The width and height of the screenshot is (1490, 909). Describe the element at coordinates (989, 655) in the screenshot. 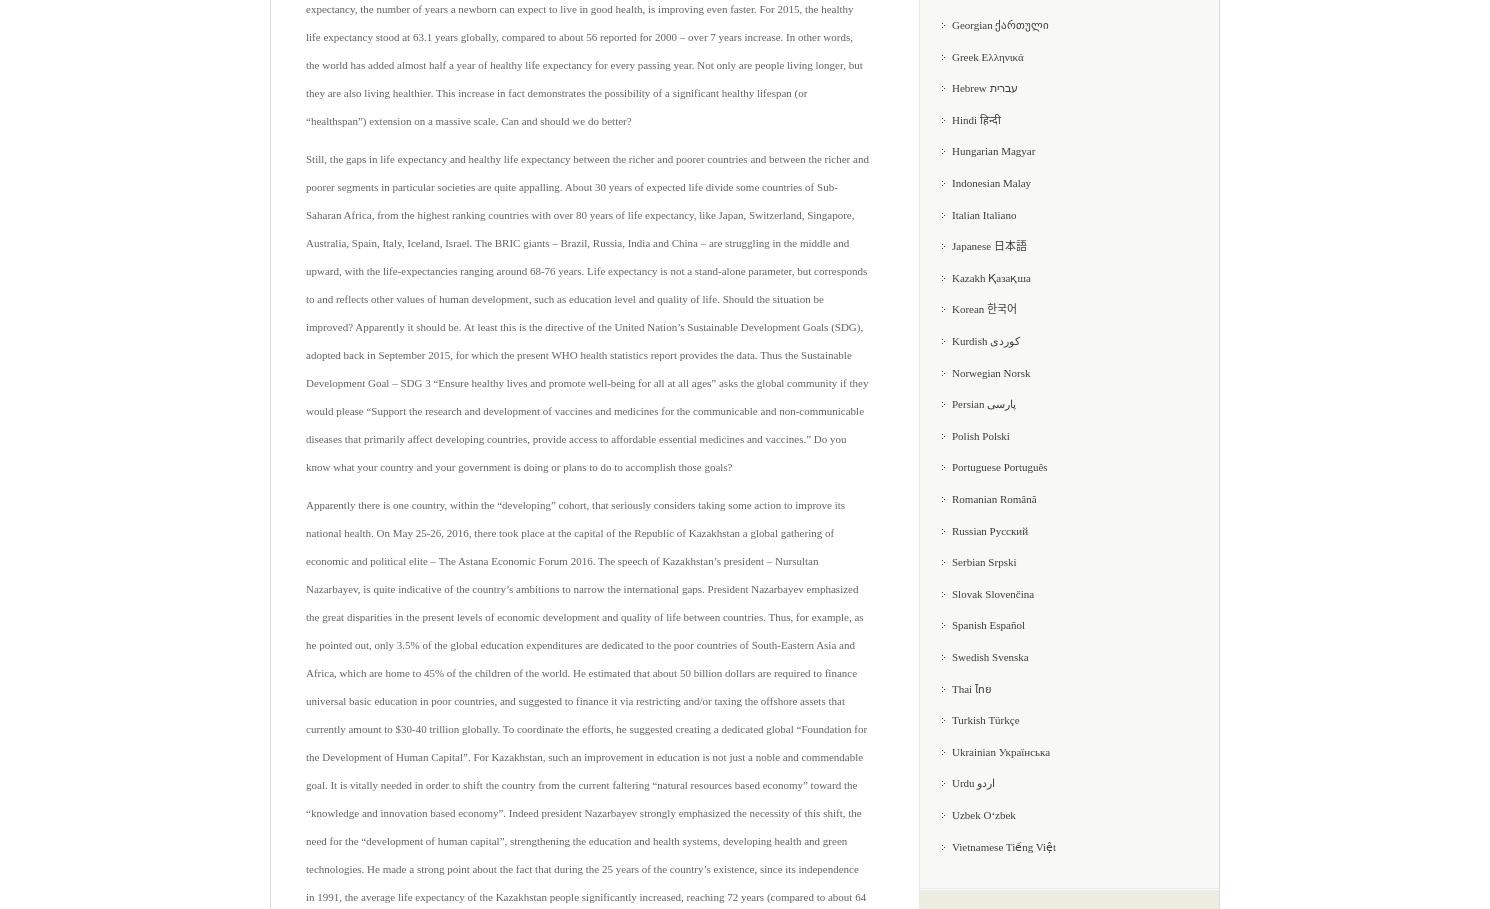

I see `'Swedish Svenska'` at that location.